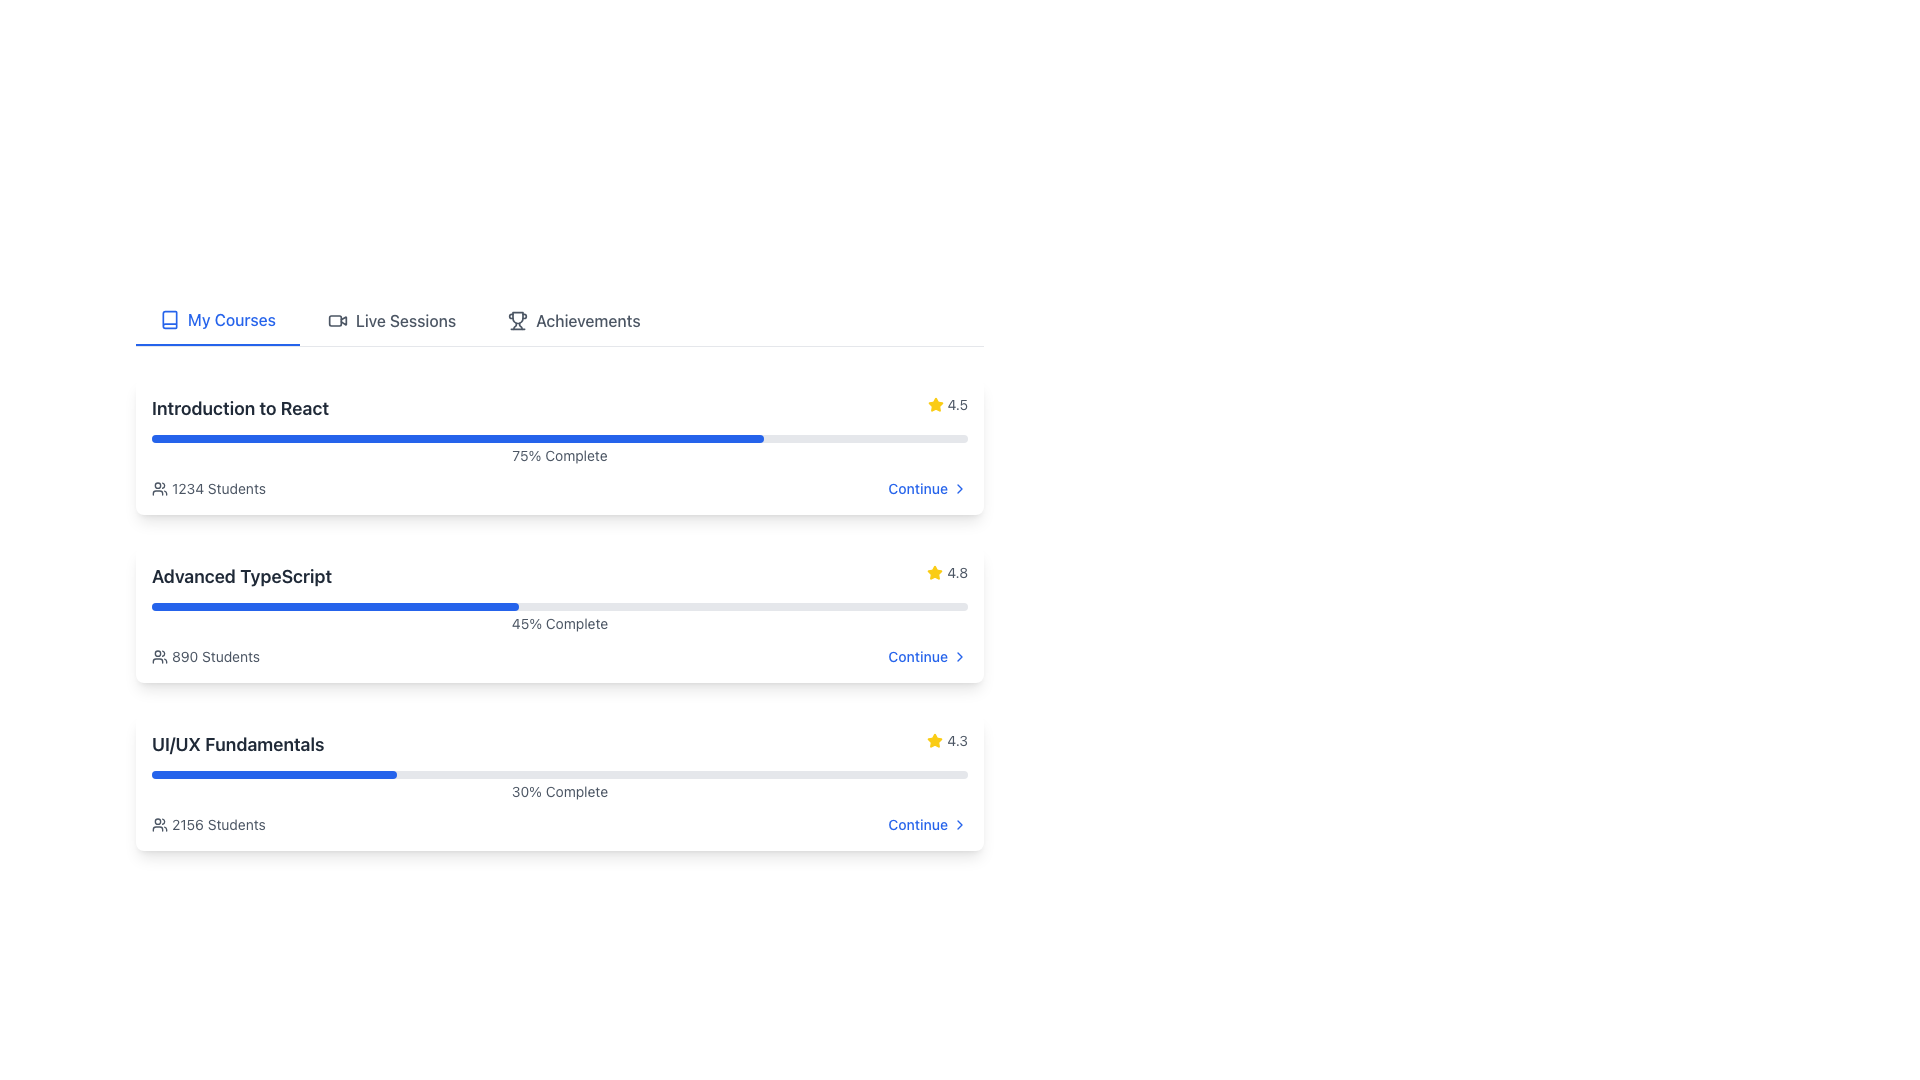  What do you see at coordinates (158, 656) in the screenshot?
I see `the graphical icon depicting a group located in the second course card of the 'My Courses' section, to the left of the text '890 Students'` at bounding box center [158, 656].